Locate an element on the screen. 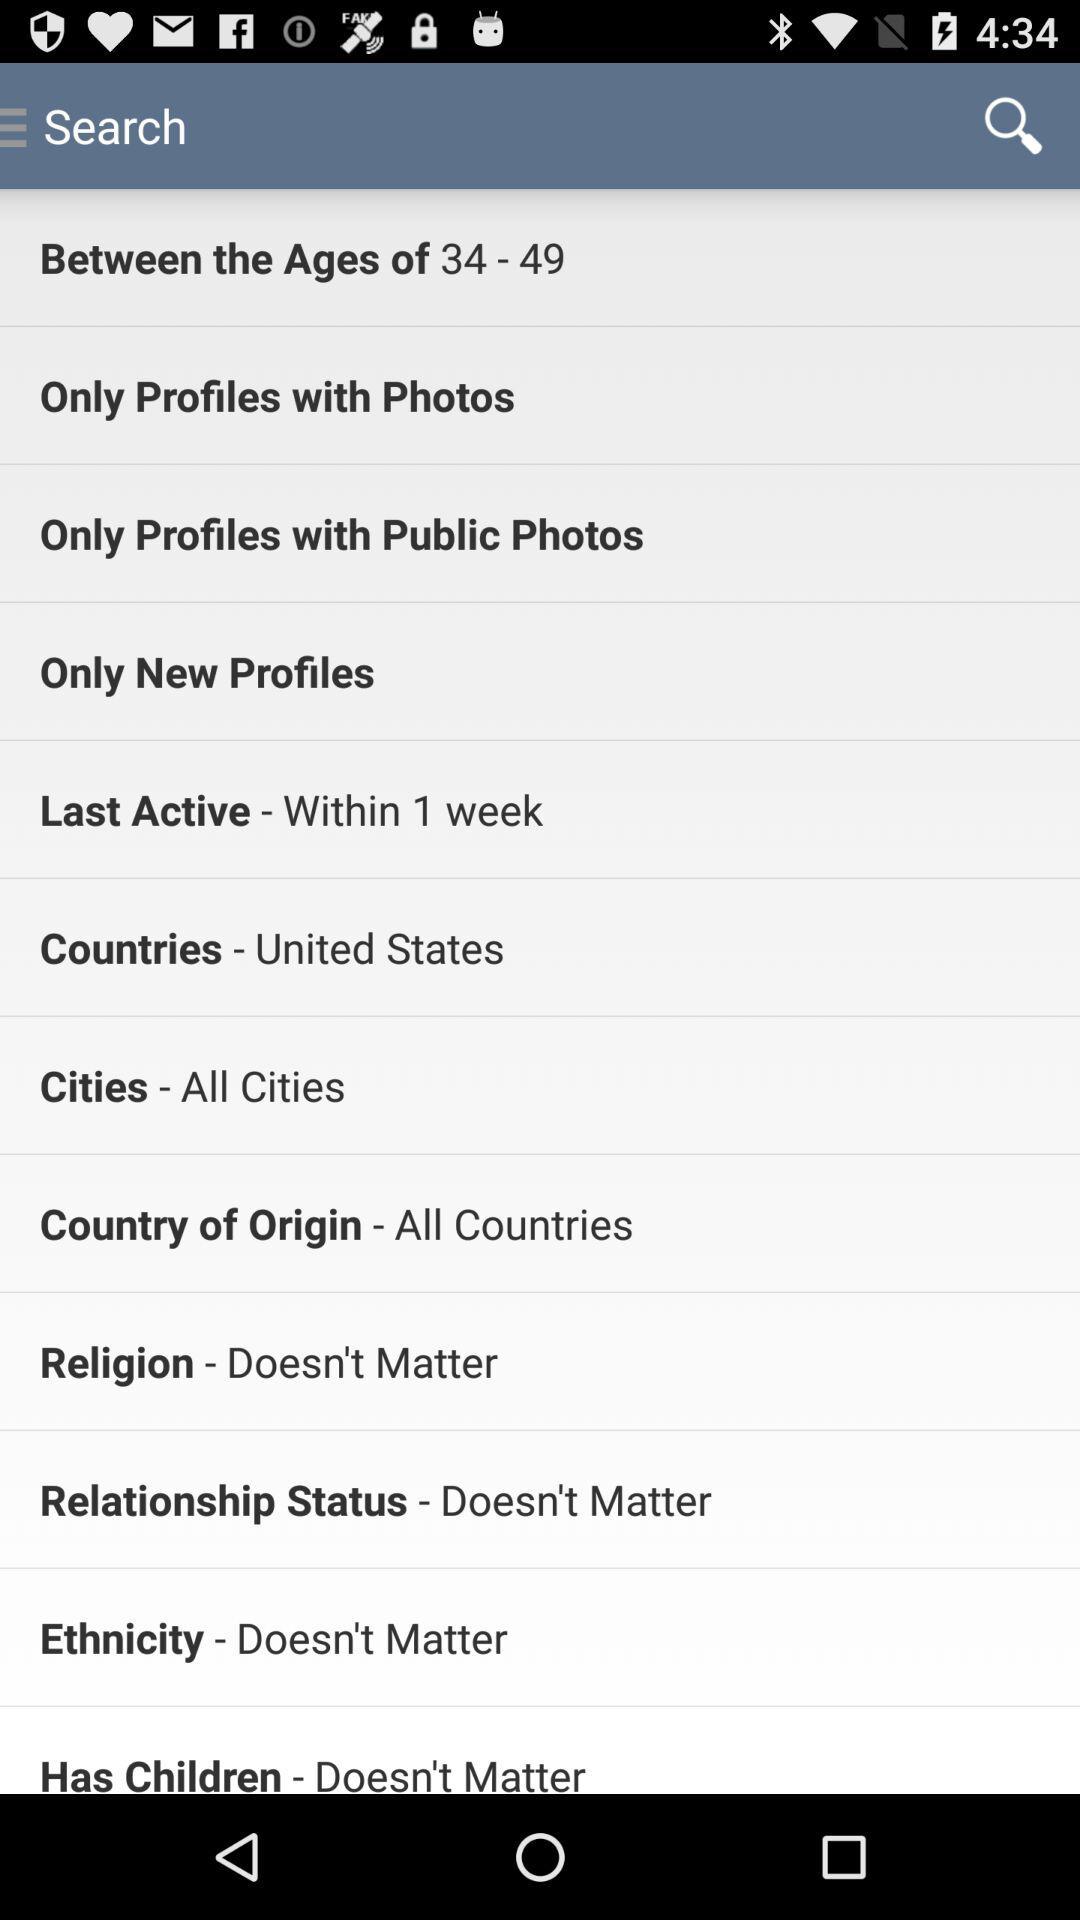  the app below countries item is located at coordinates (246, 1084).